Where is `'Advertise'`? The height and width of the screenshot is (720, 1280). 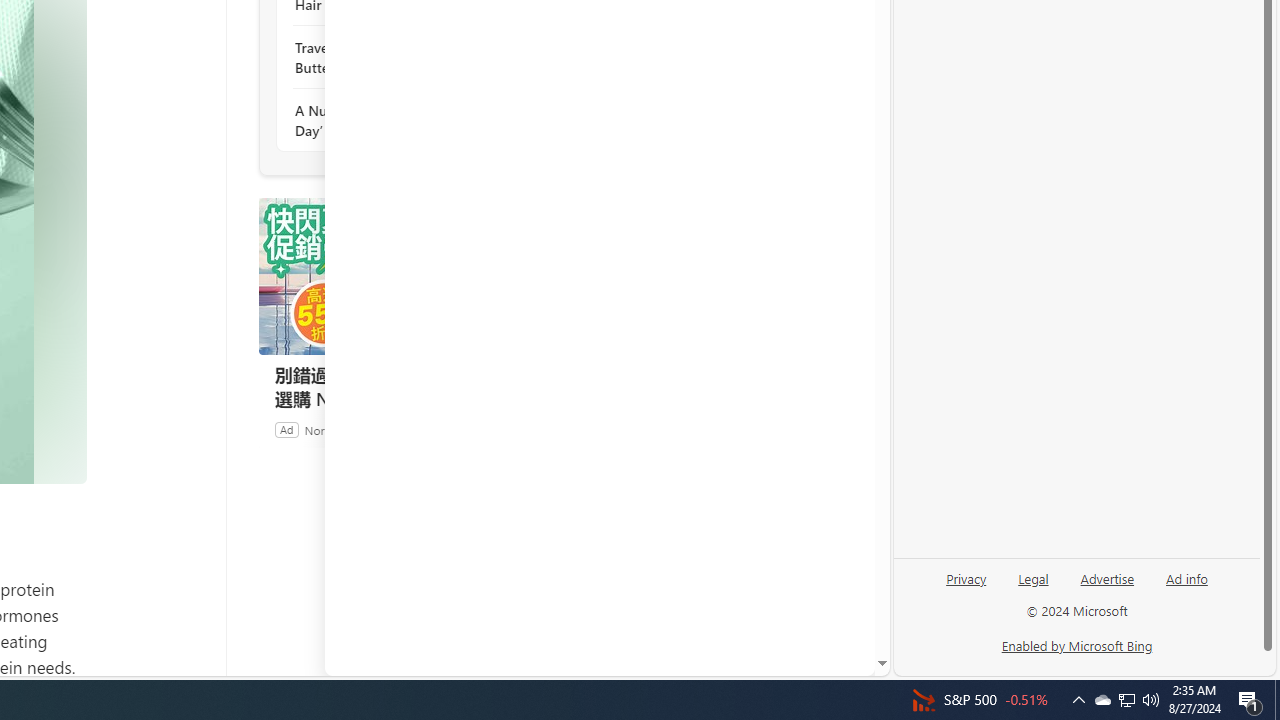 'Advertise' is located at coordinates (1106, 577).